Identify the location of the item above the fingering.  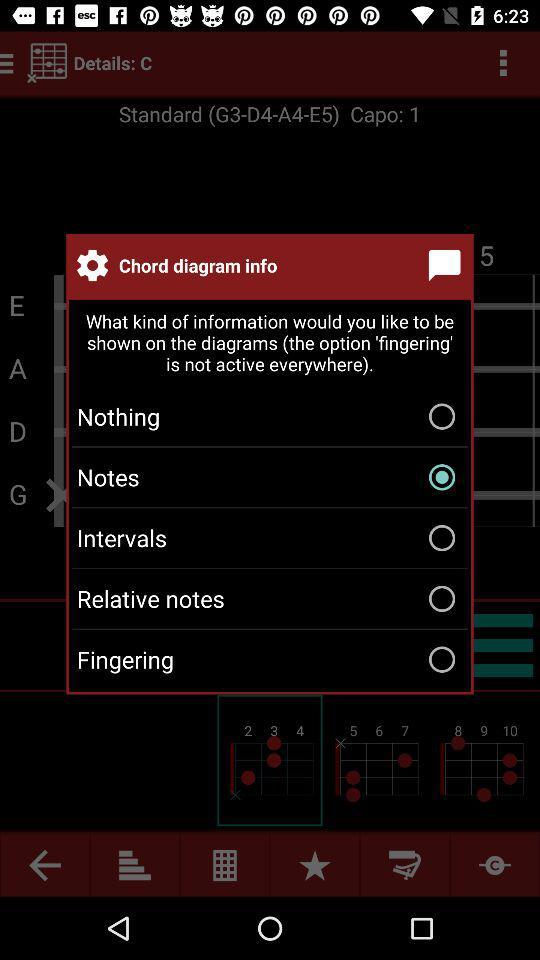
(270, 598).